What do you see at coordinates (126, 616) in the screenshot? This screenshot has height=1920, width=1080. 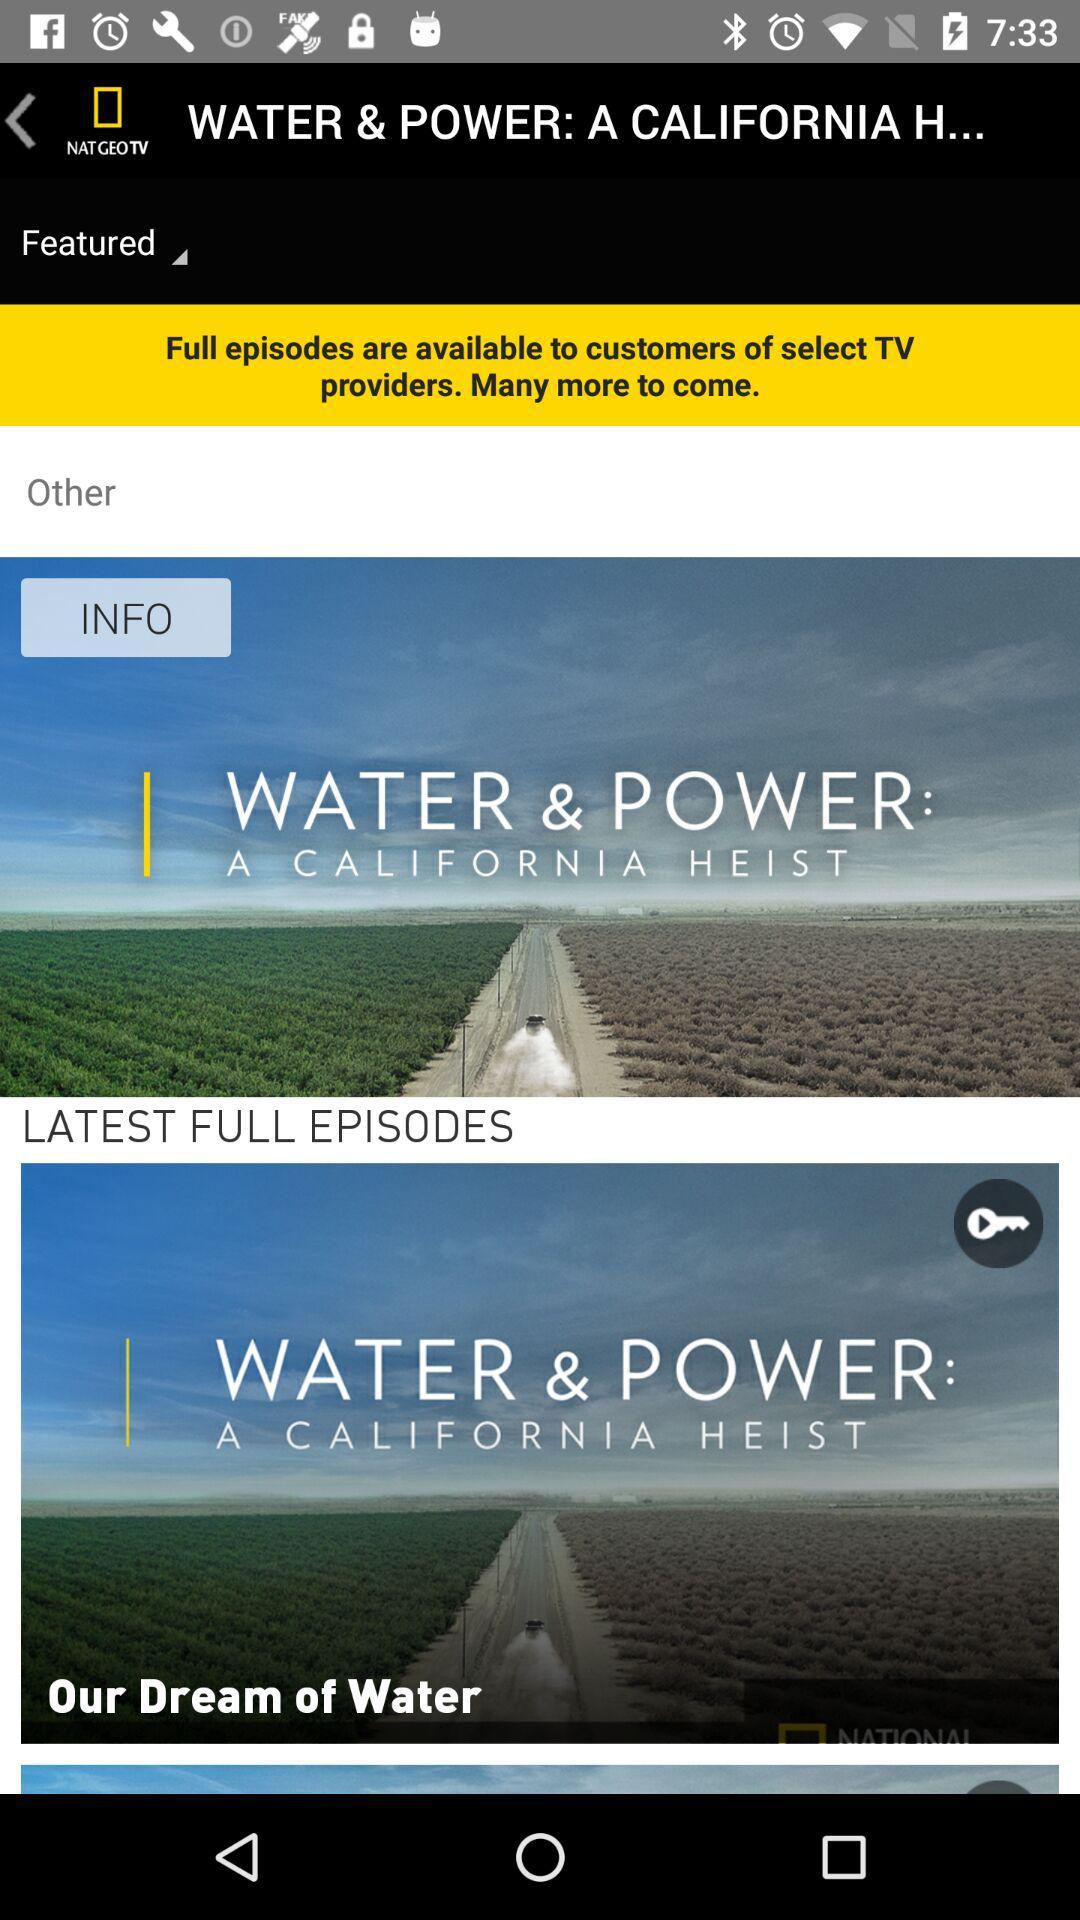 I see `the item below the other icon` at bounding box center [126, 616].